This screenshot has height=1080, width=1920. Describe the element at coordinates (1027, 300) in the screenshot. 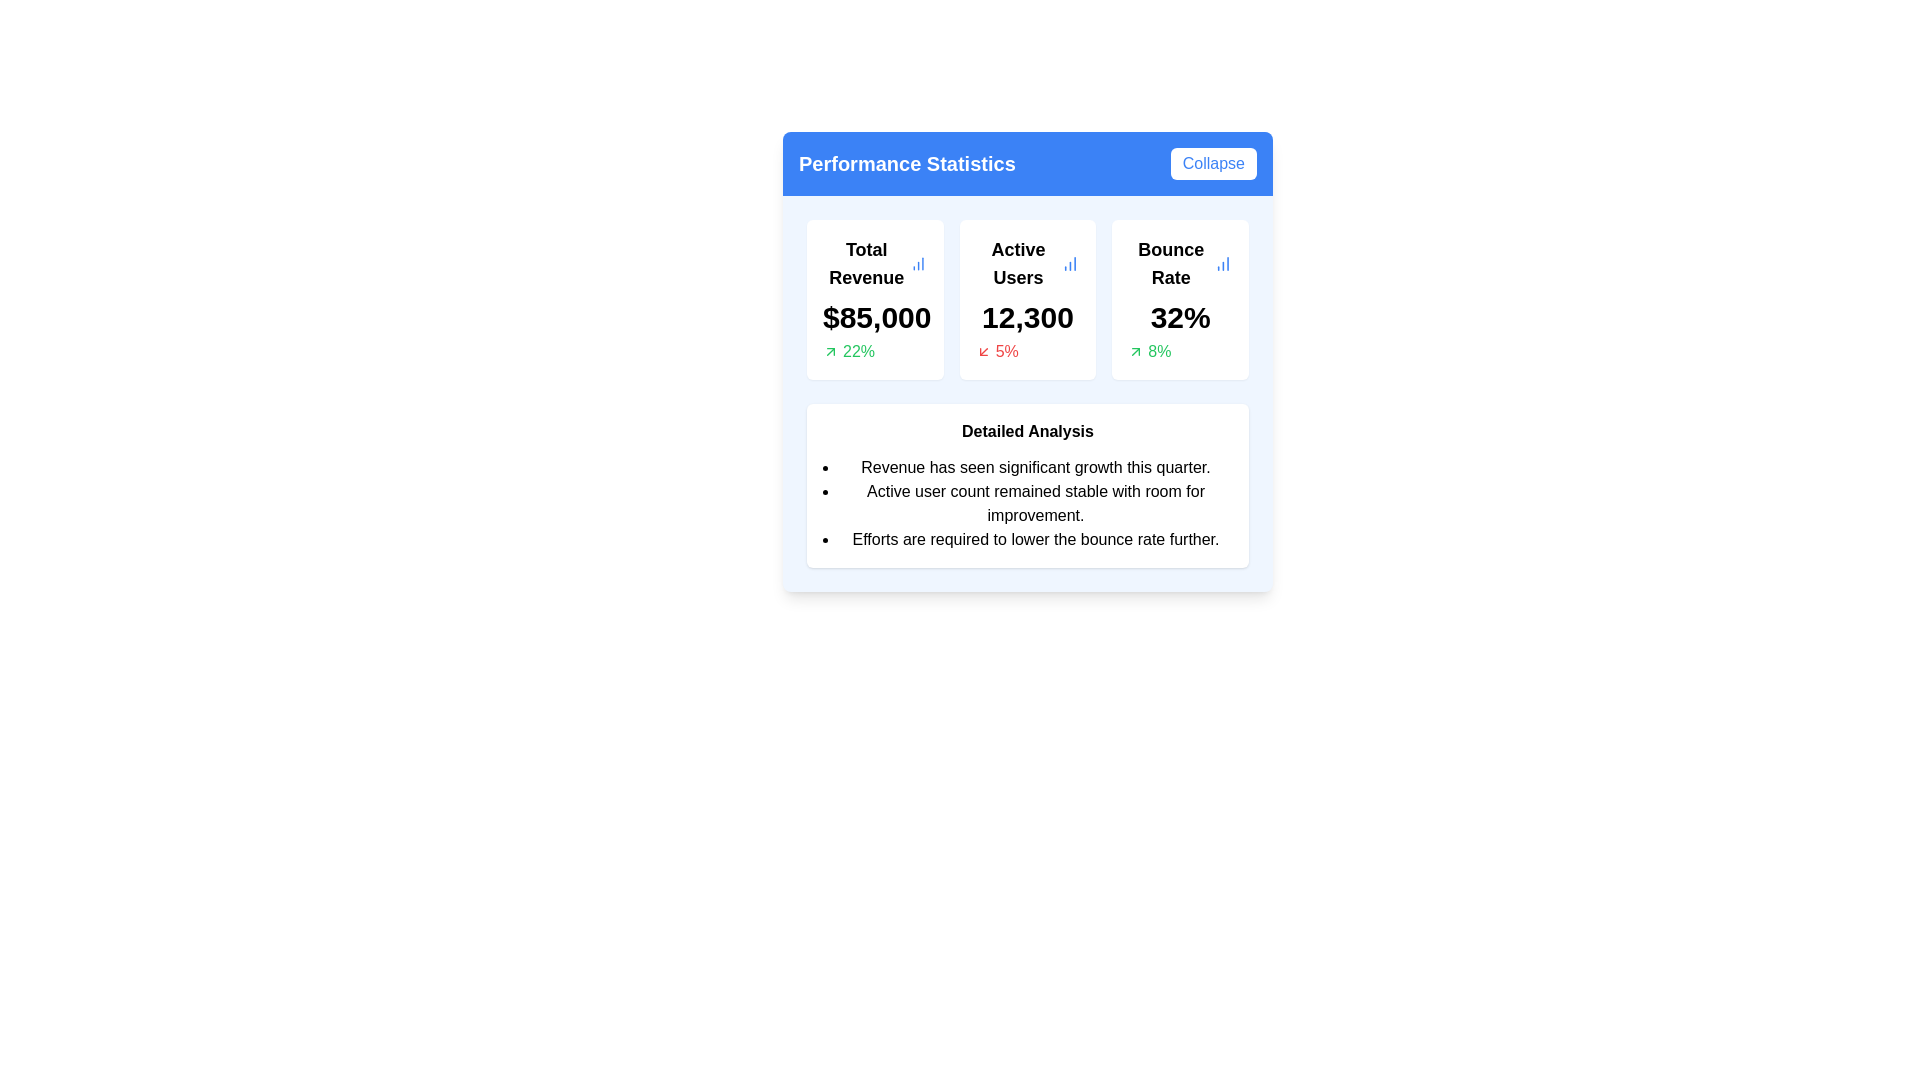

I see `the Summary display panel that provides insights on Total Revenue, Active Users, and Bounce Rate, located beneath the Performance Statistics title bar` at that location.